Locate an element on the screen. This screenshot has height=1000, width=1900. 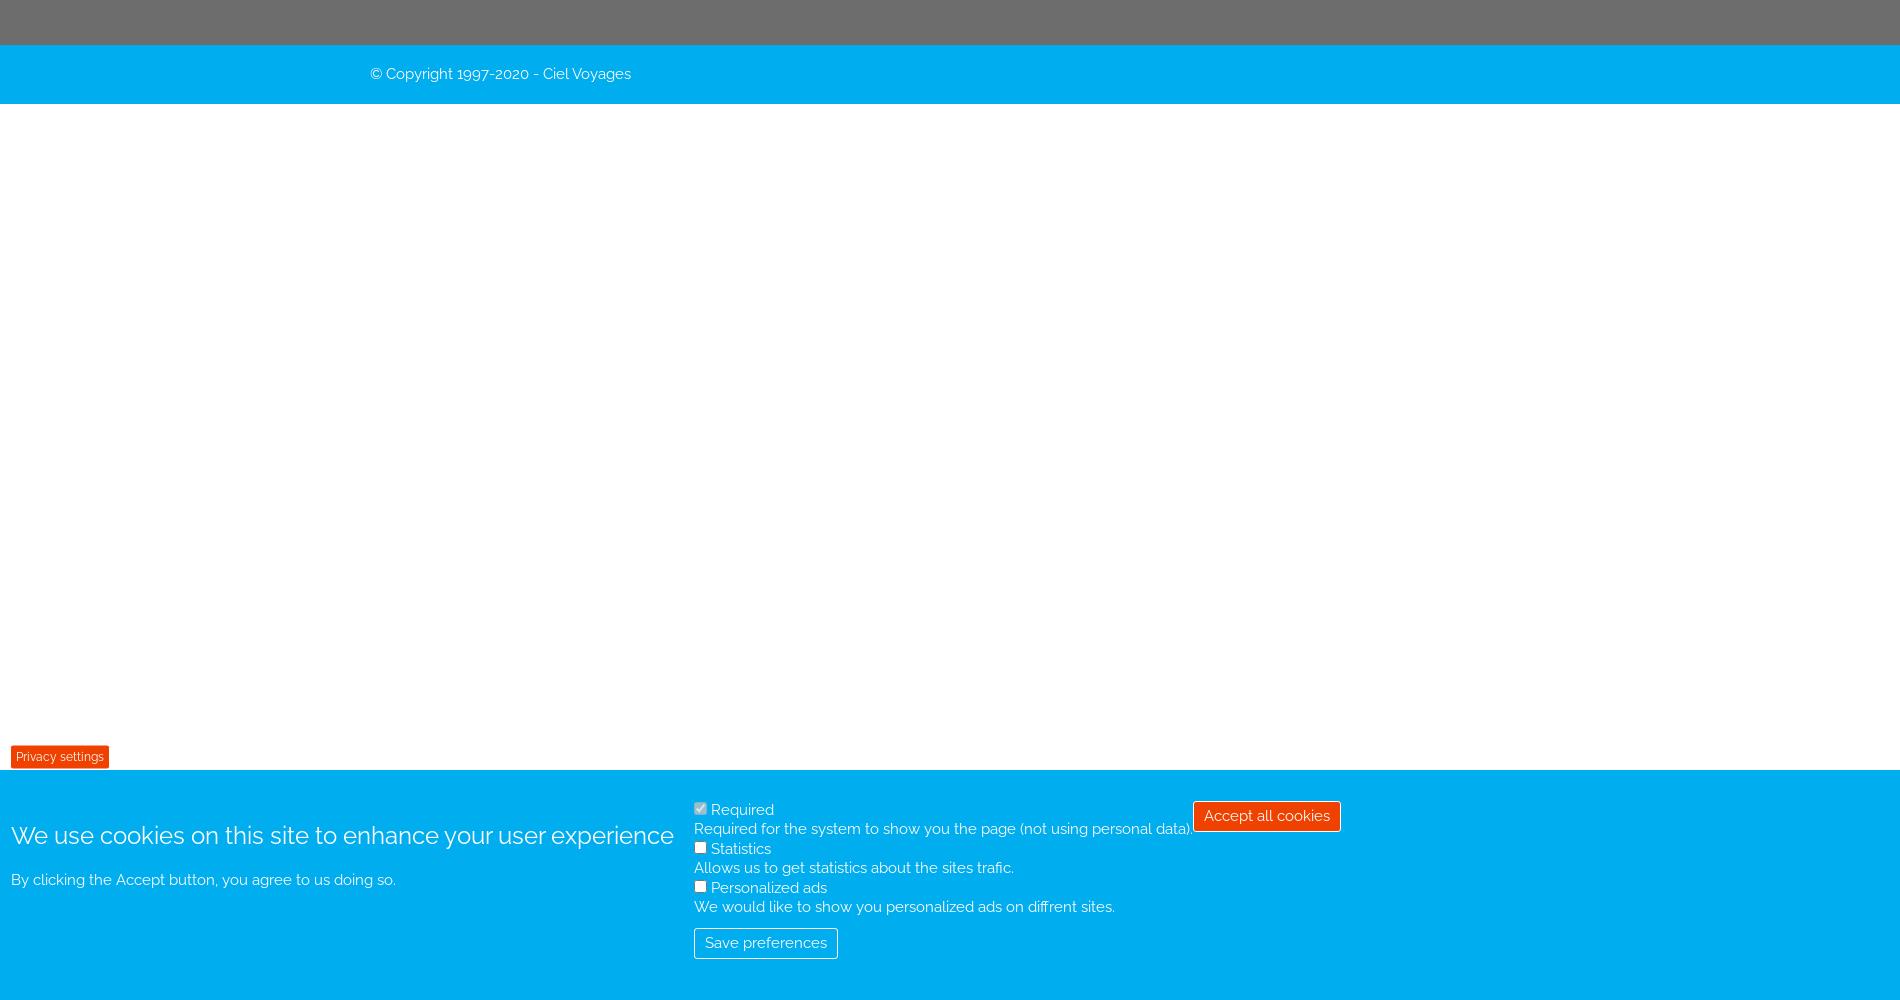
'Withdraw consent' is located at coordinates (1203, 824).